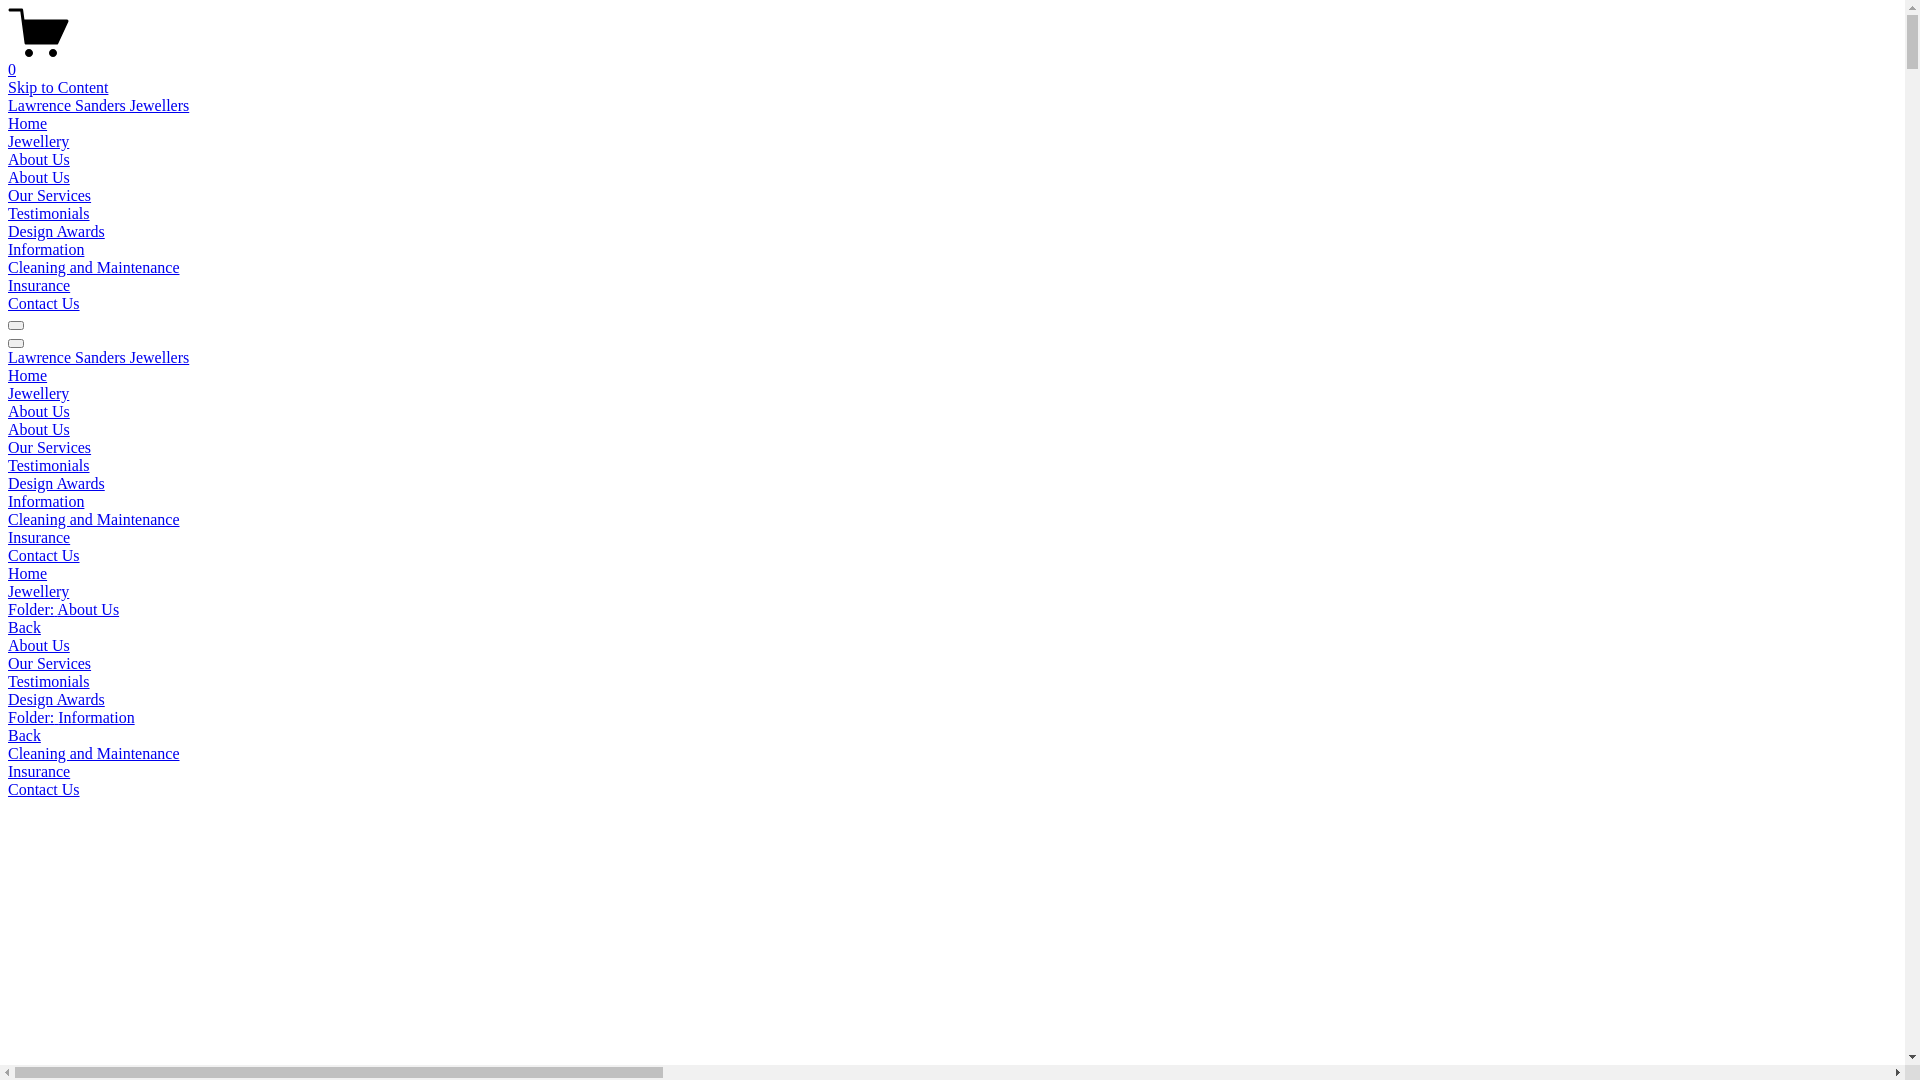 Image resolution: width=1920 pixels, height=1080 pixels. Describe the element at coordinates (46, 500) in the screenshot. I see `'Information'` at that location.